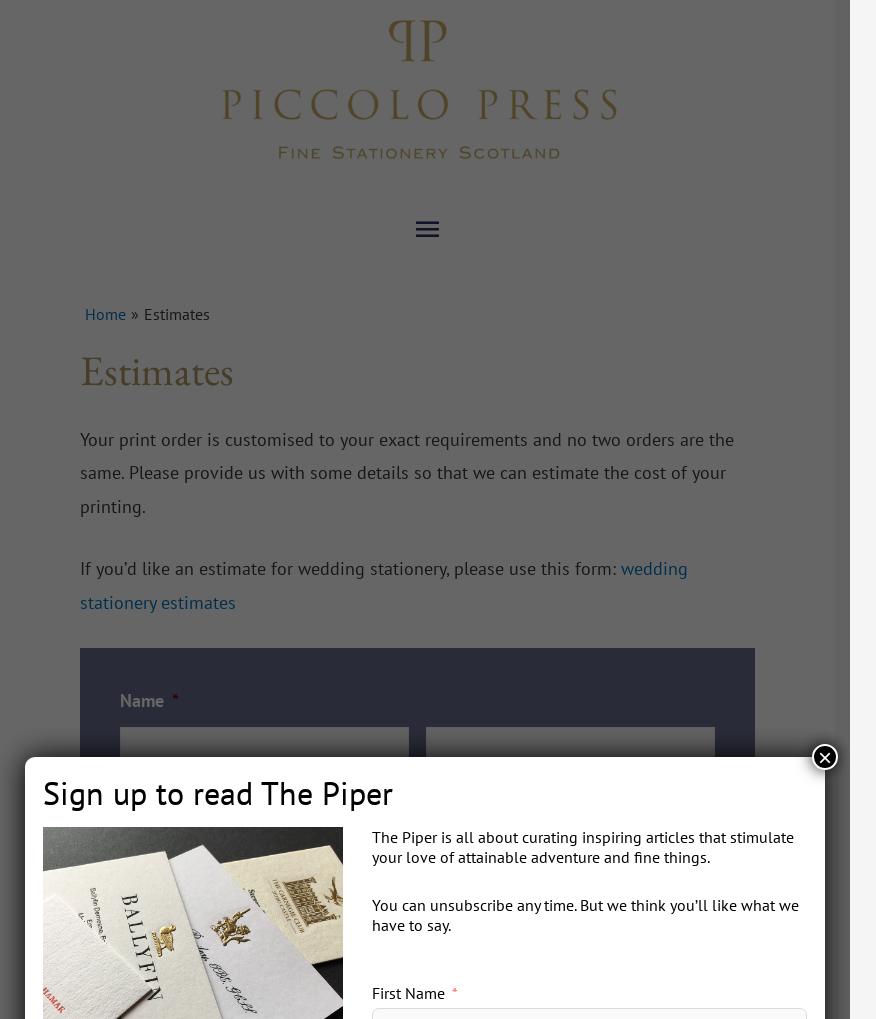  Describe the element at coordinates (481, 959) in the screenshot. I see `'Delivery timeline'` at that location.